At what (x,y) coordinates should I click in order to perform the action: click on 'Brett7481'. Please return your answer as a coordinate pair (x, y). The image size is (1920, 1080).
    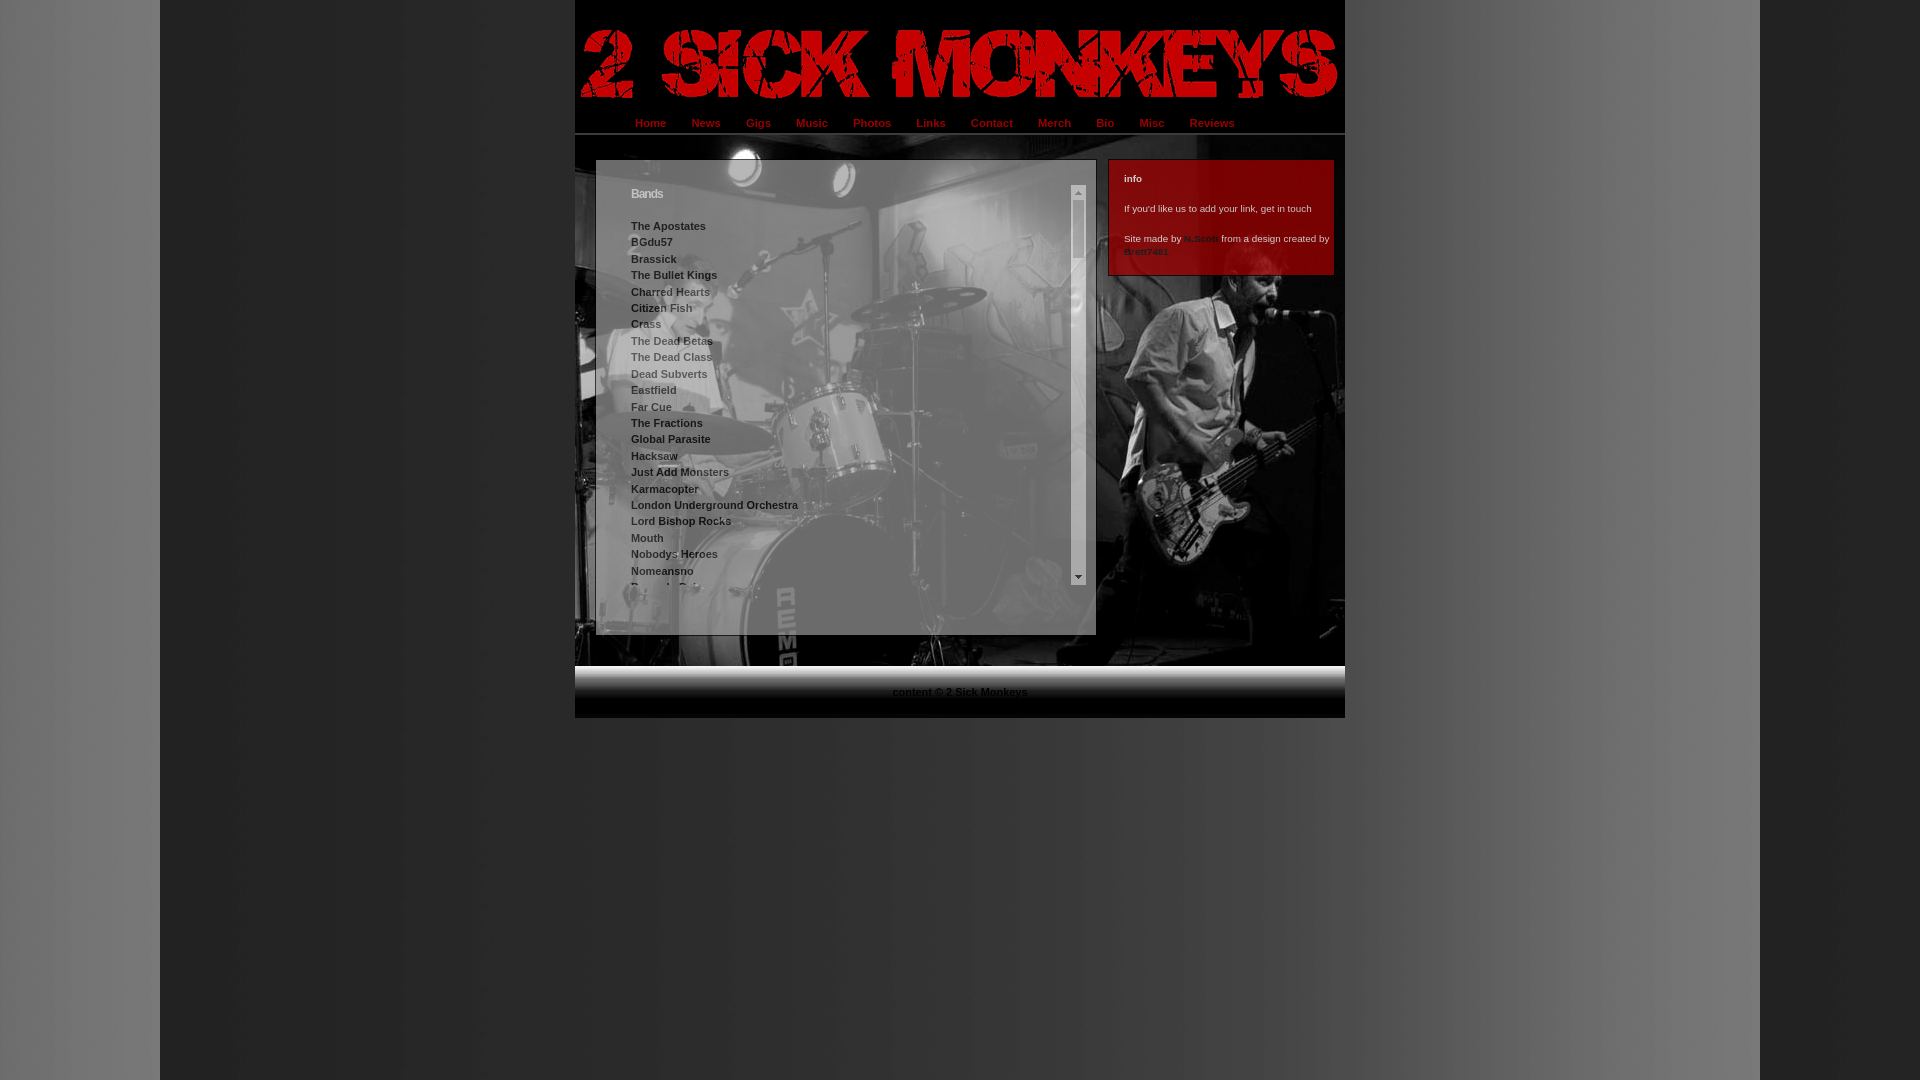
    Looking at the image, I should click on (1146, 250).